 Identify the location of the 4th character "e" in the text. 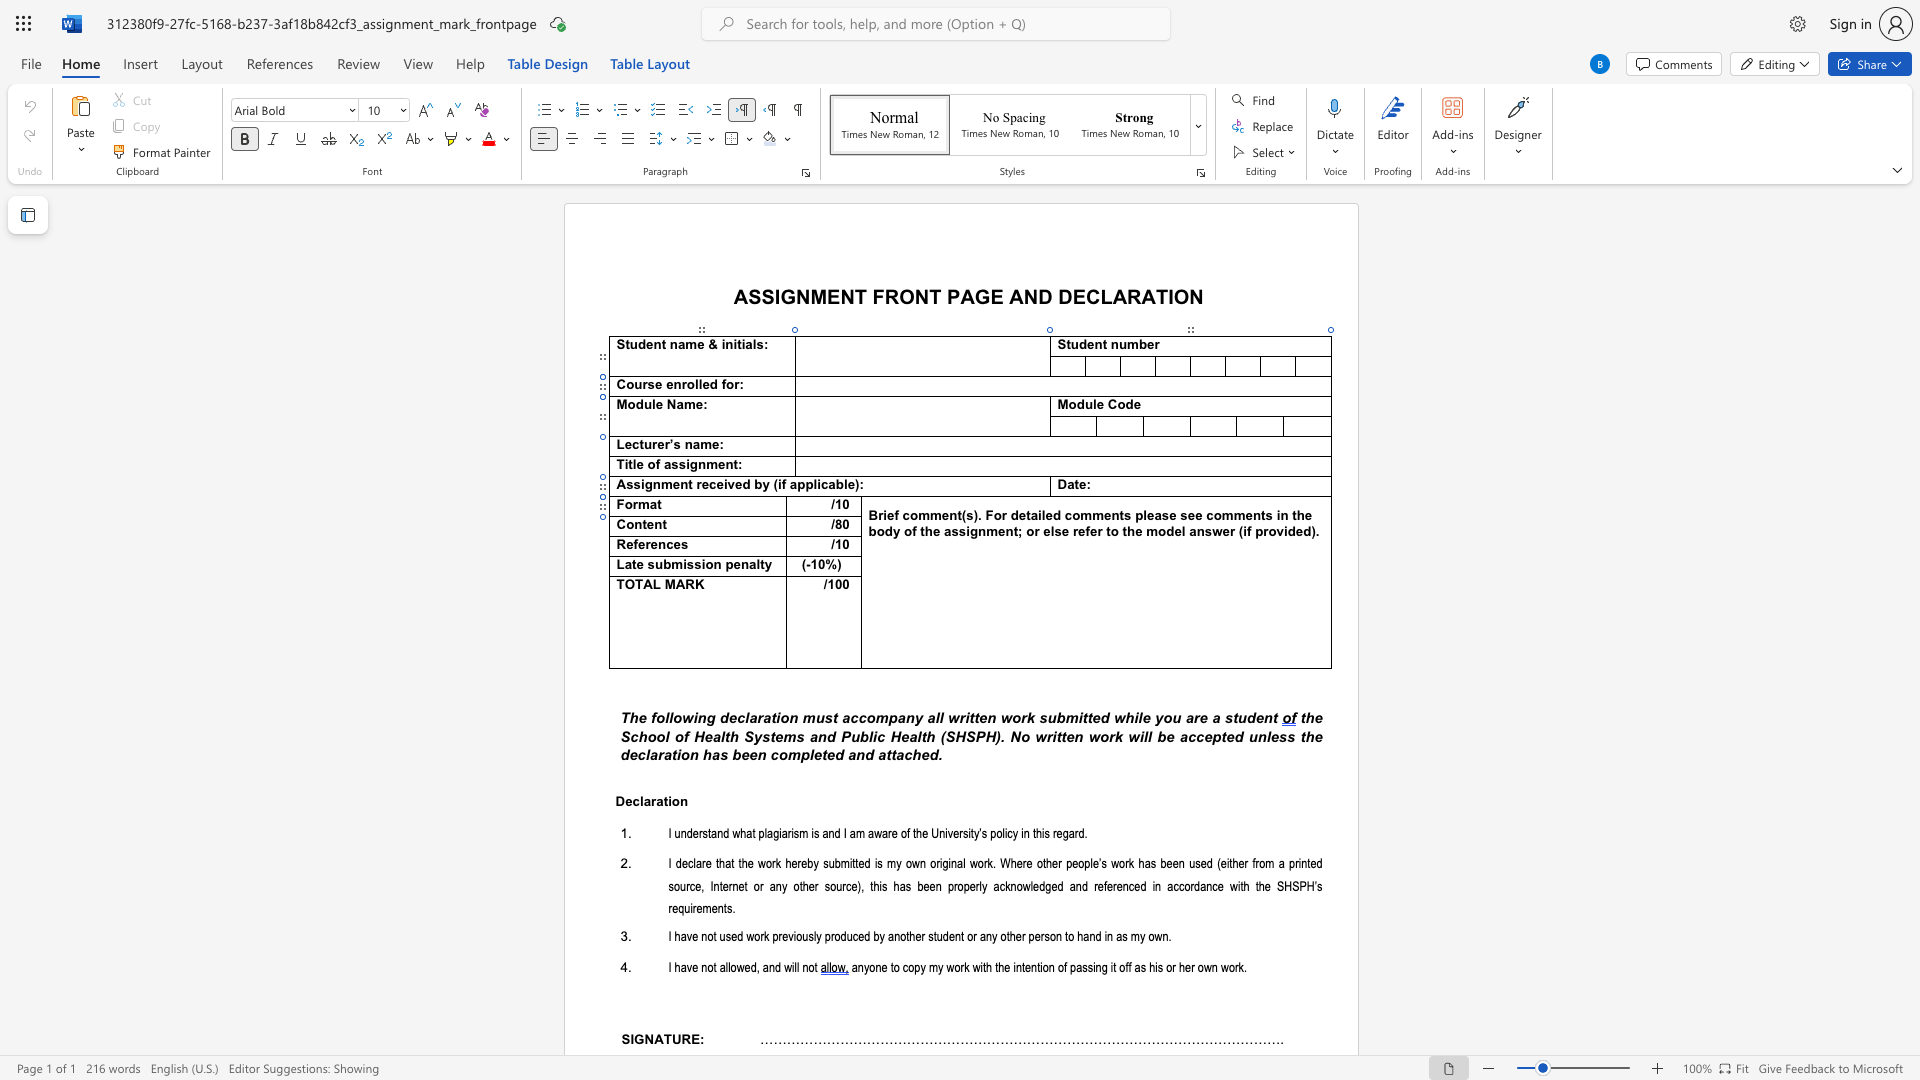
(677, 544).